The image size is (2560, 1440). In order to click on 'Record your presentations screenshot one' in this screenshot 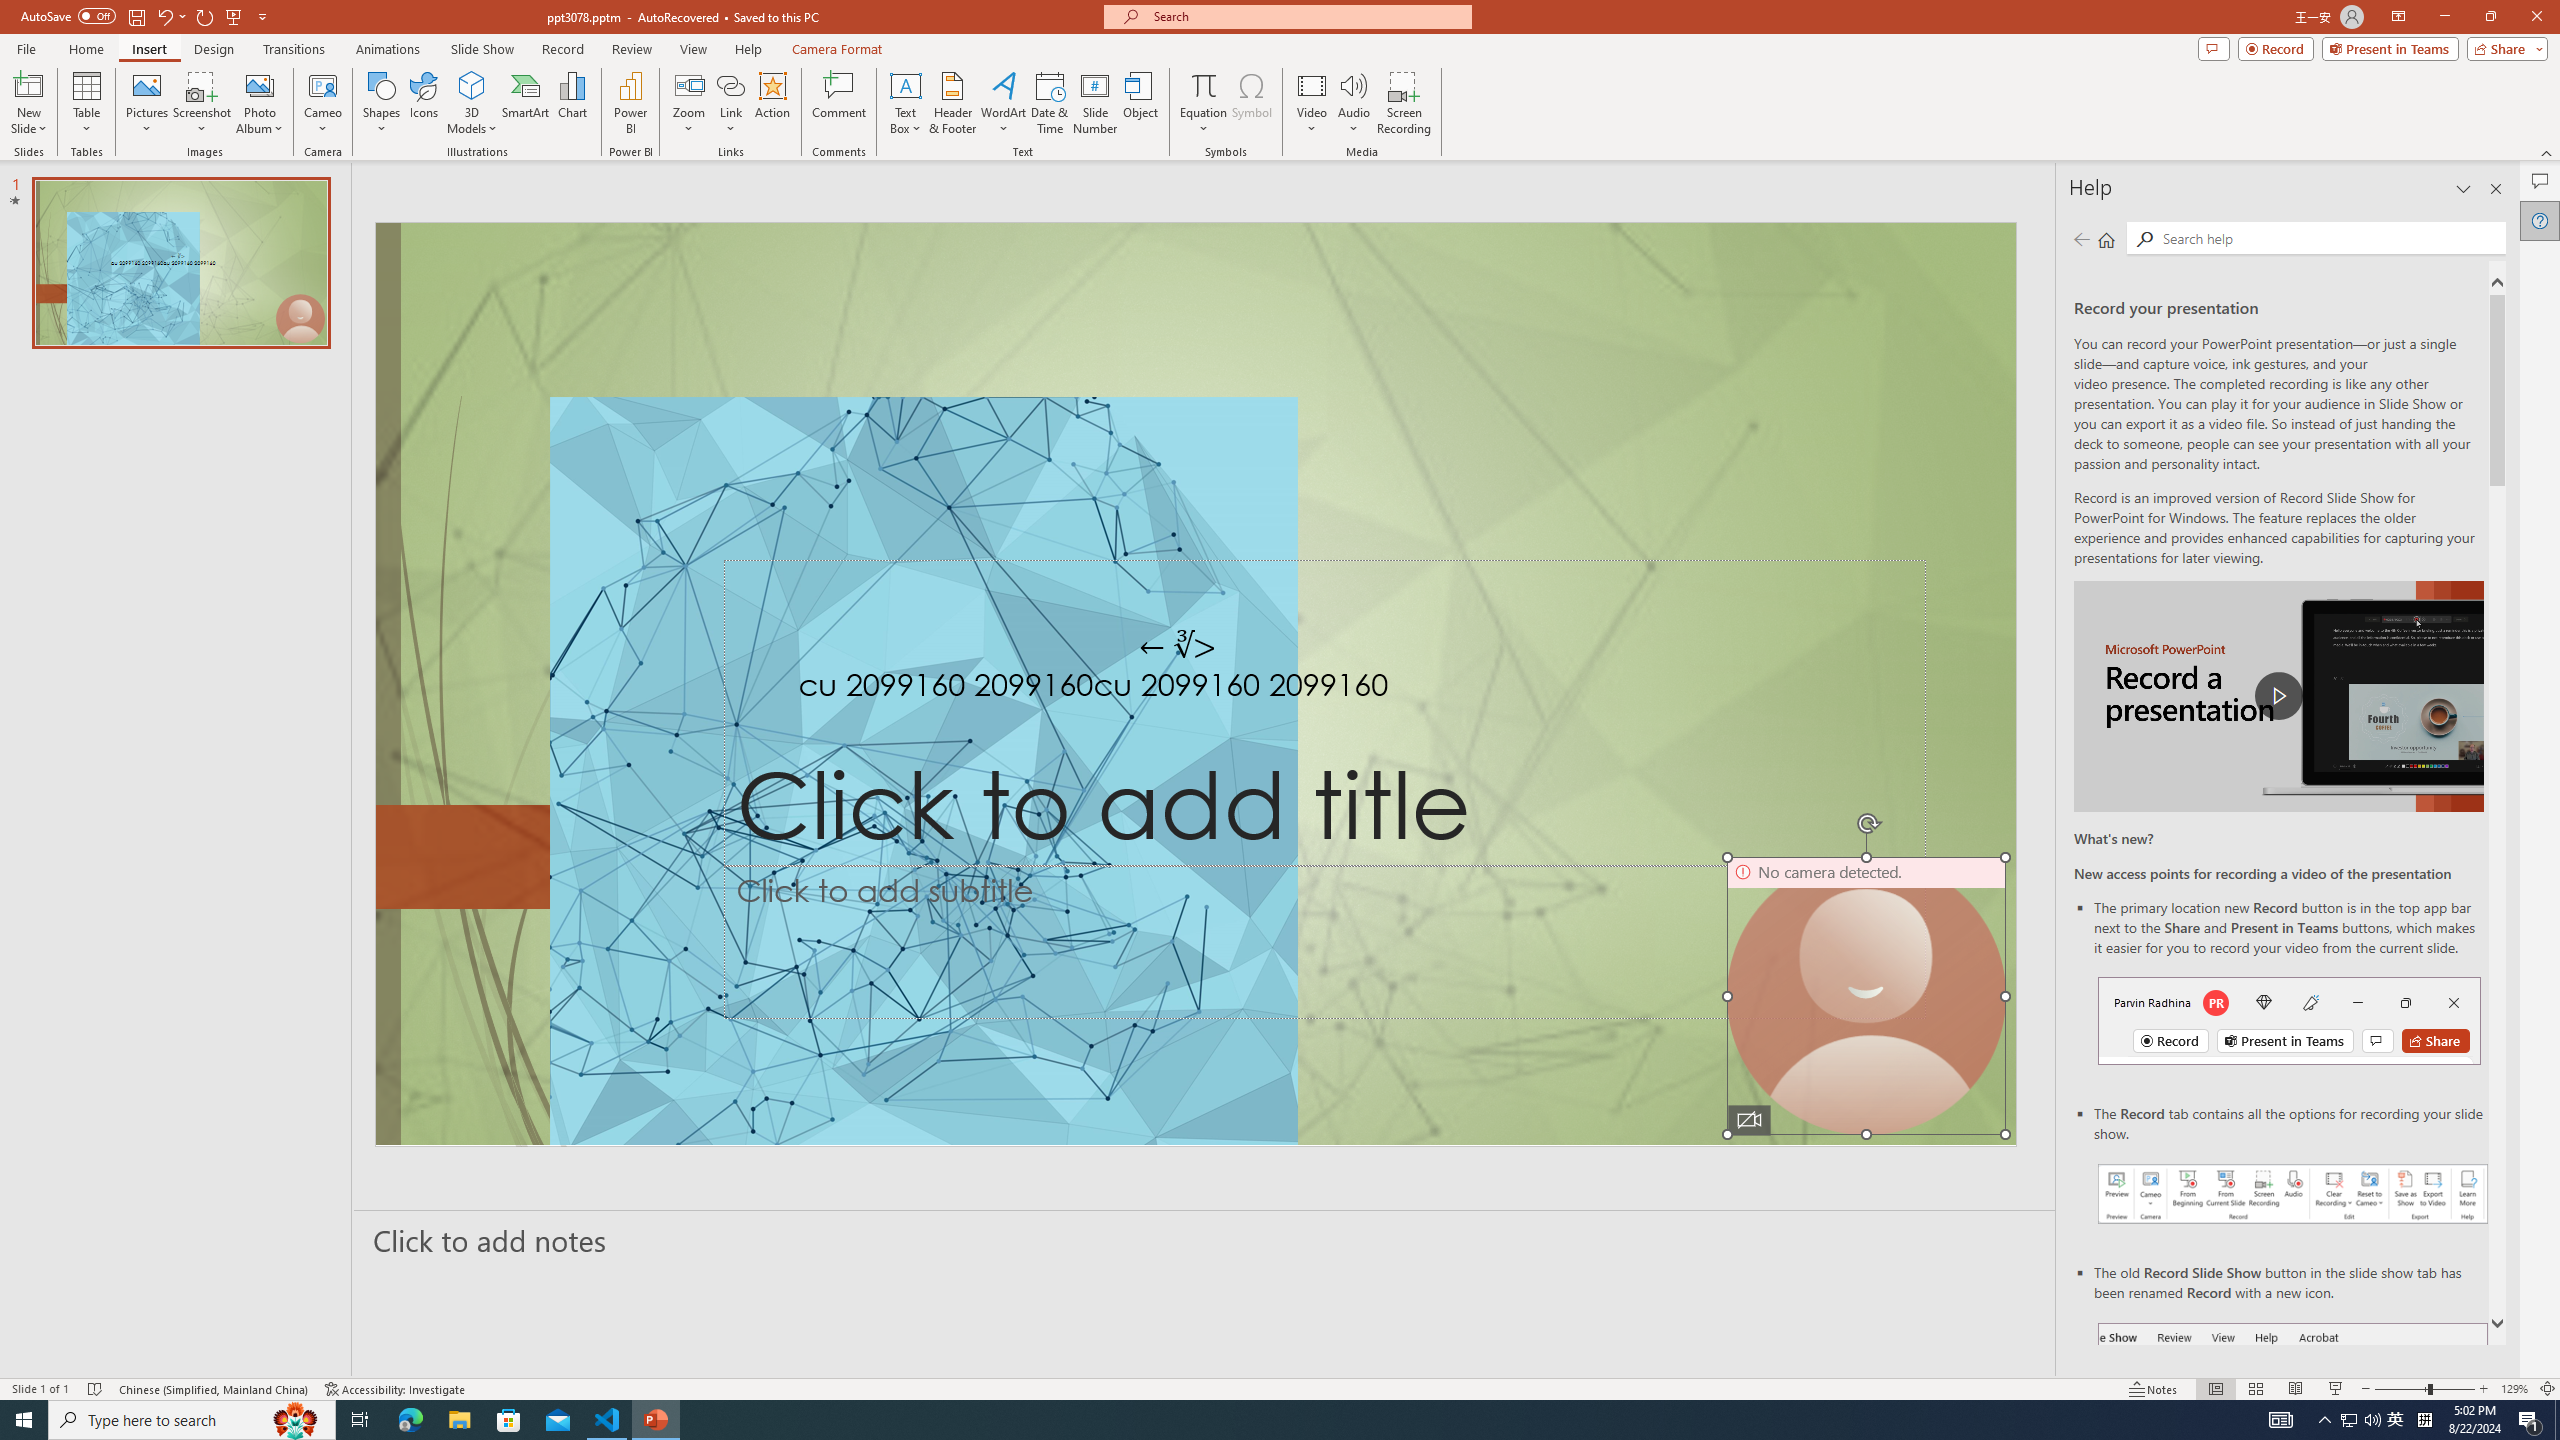, I will do `click(2292, 1192)`.